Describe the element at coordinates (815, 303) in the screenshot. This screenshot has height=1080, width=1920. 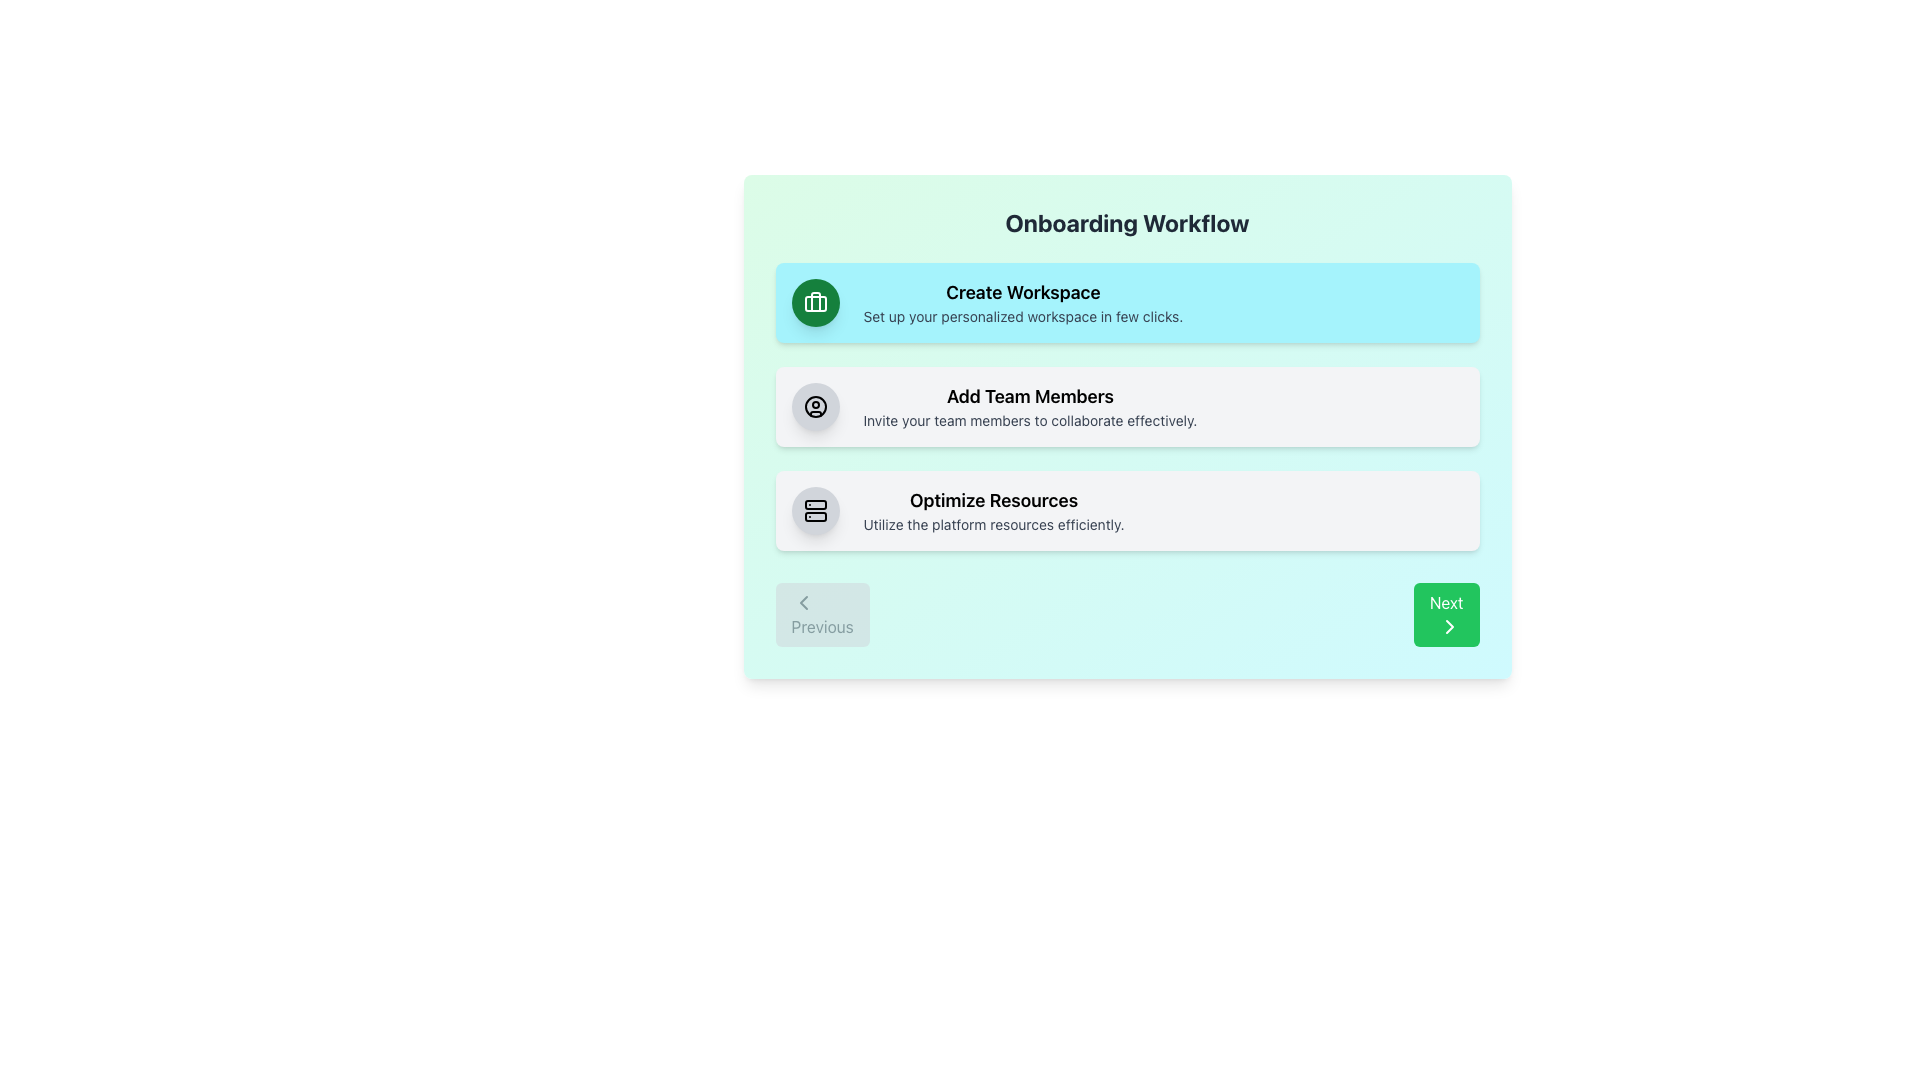
I see `the green circular button icon that symbolizes workspace creation, located to the left of the 'Create Workspace' text in the onboarding workflow` at that location.